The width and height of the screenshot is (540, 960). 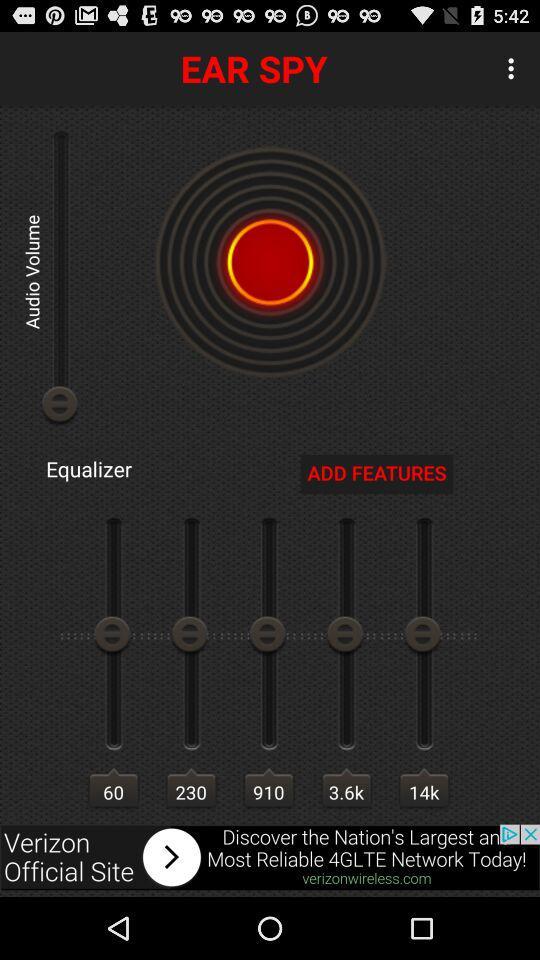 What do you see at coordinates (270, 261) in the screenshot?
I see `record voice` at bounding box center [270, 261].